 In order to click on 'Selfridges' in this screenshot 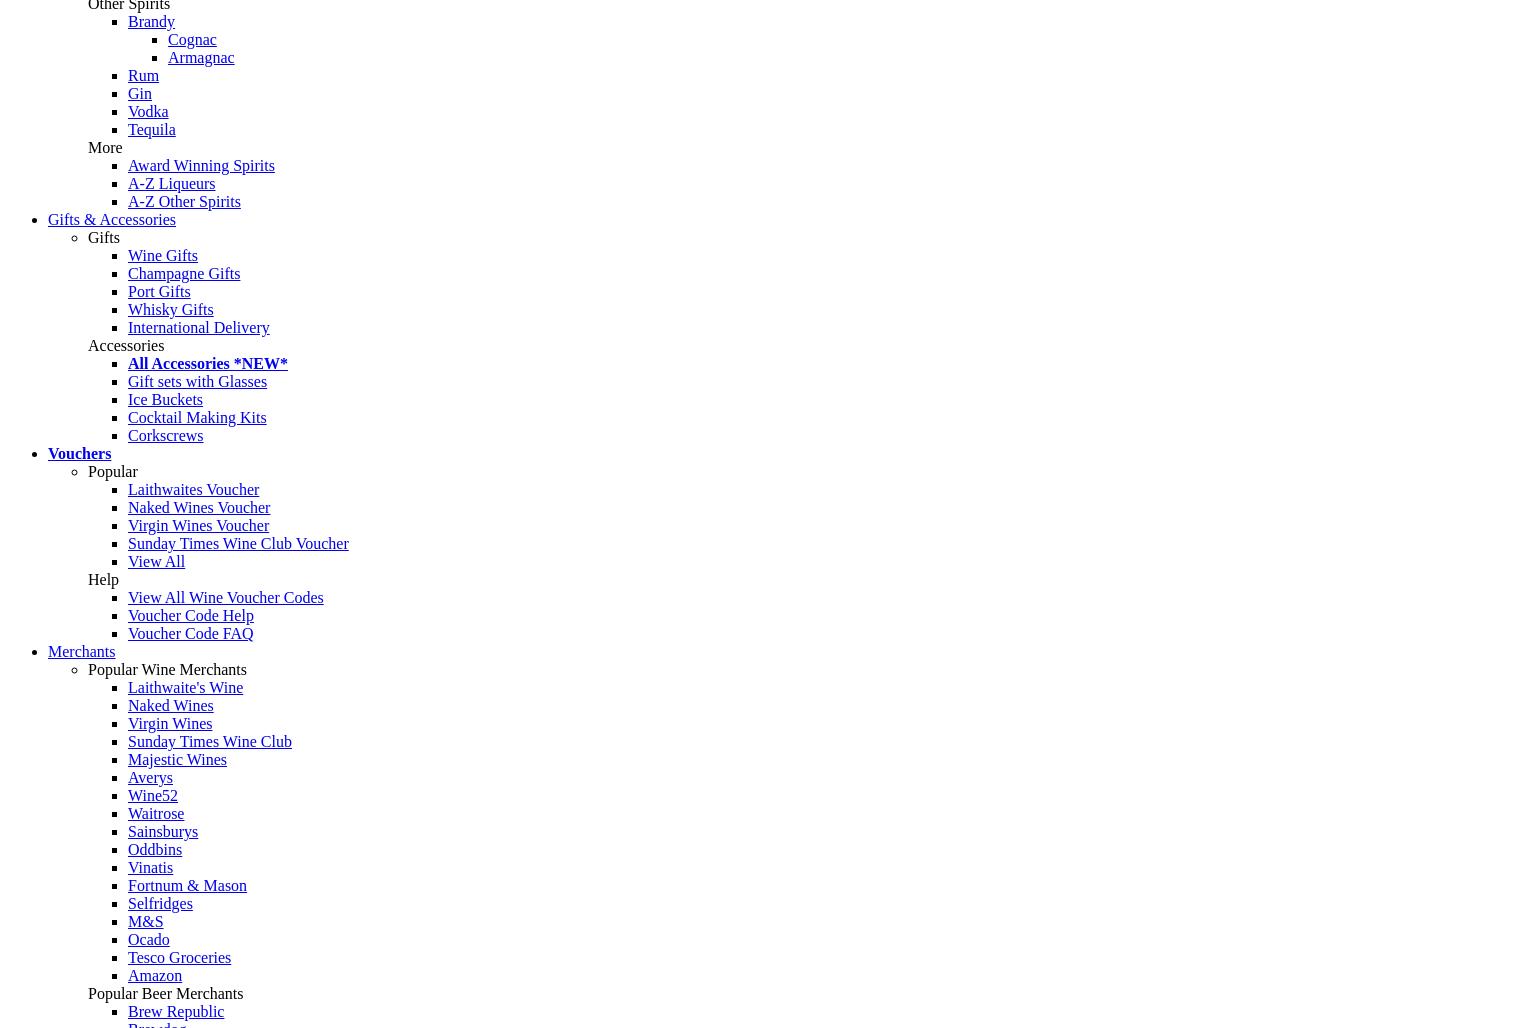, I will do `click(158, 903)`.